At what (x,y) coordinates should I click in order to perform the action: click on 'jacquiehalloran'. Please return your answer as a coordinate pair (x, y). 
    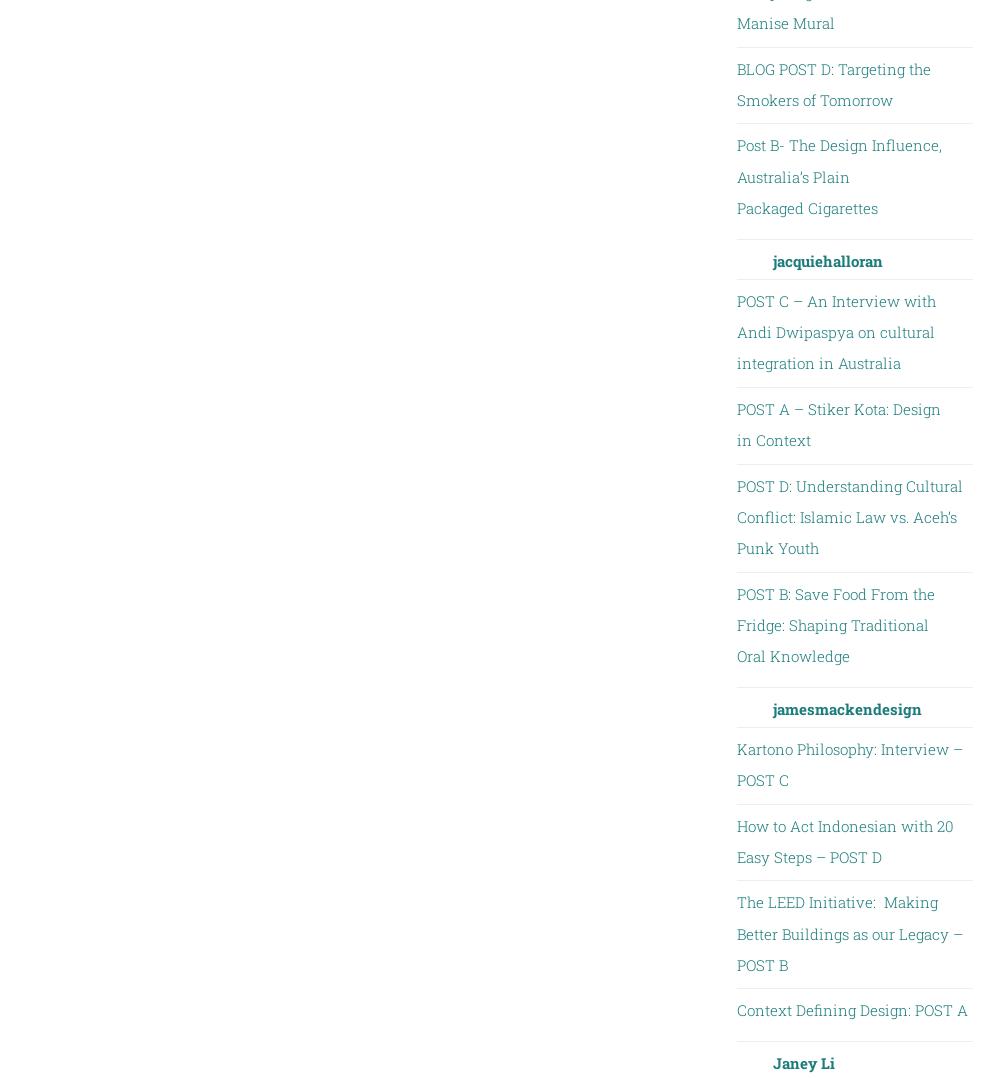
    Looking at the image, I should click on (826, 259).